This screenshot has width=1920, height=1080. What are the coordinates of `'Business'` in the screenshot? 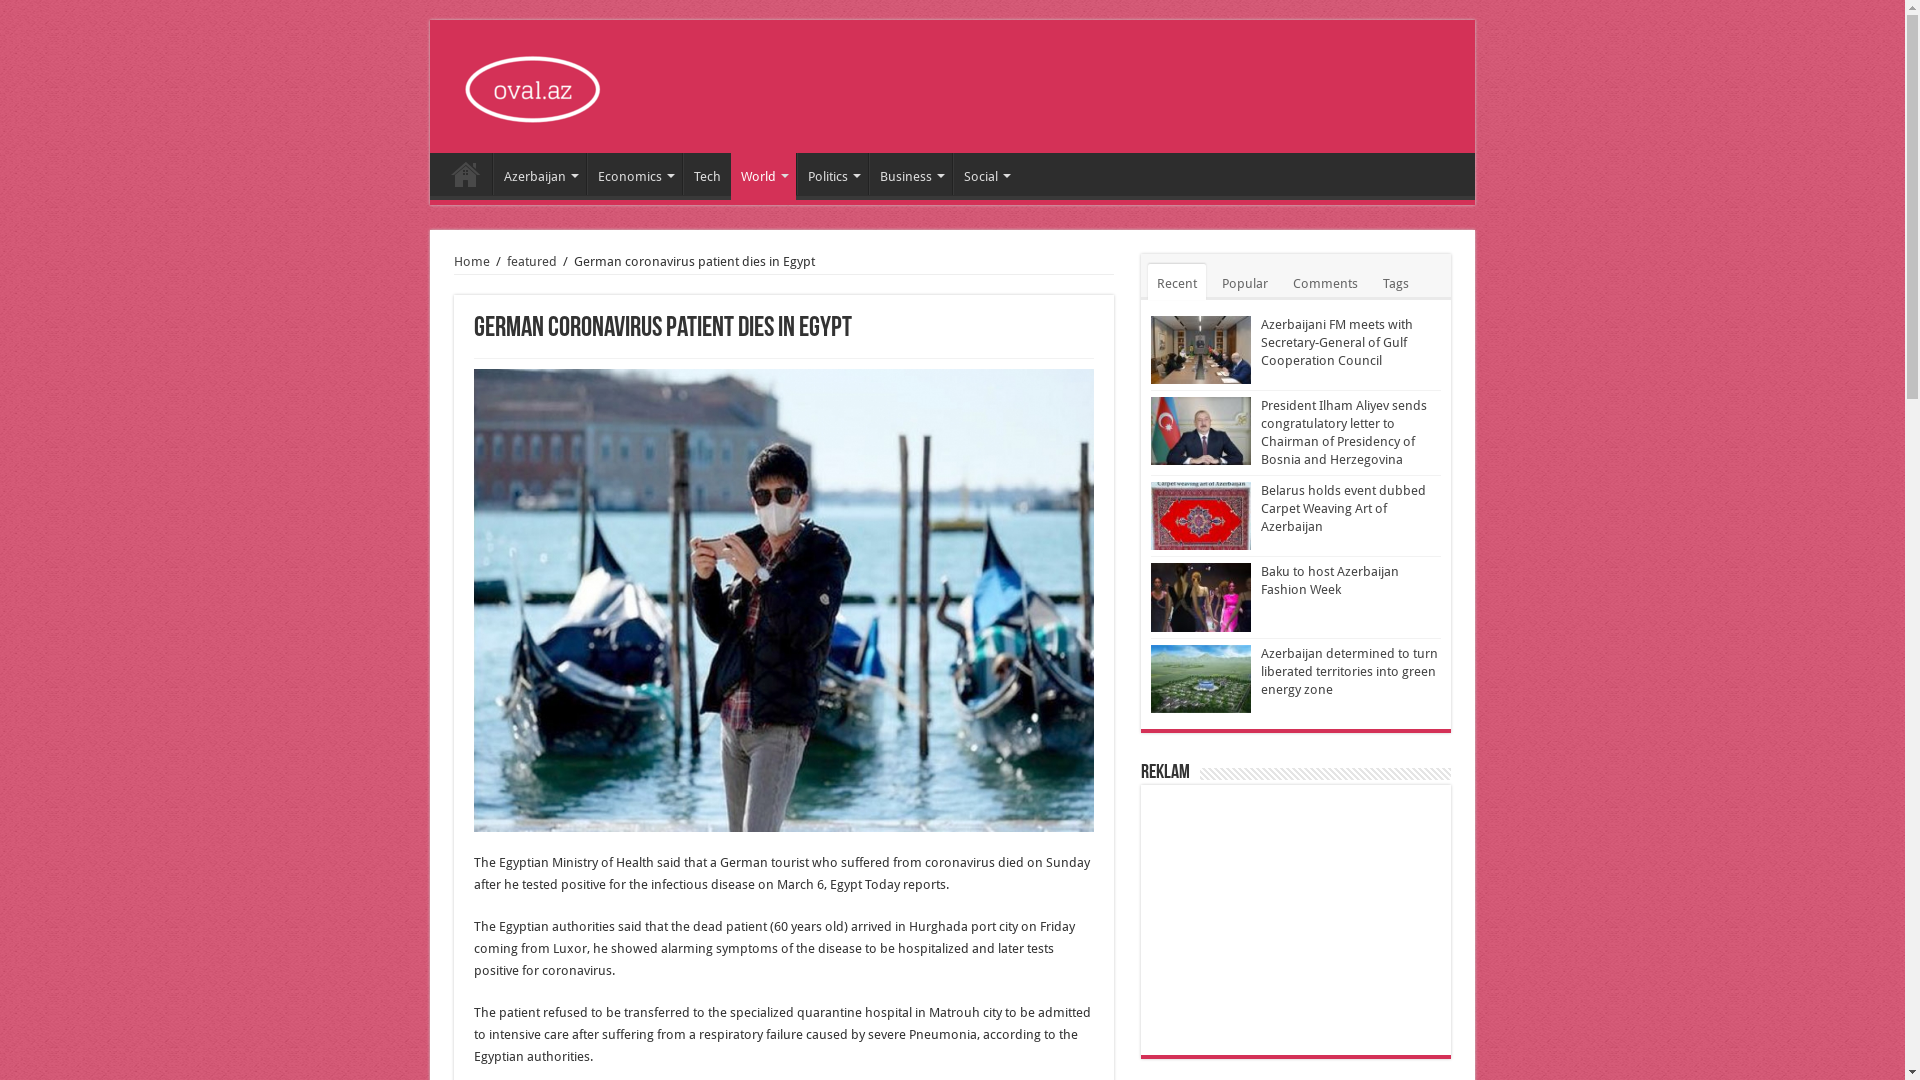 It's located at (909, 172).